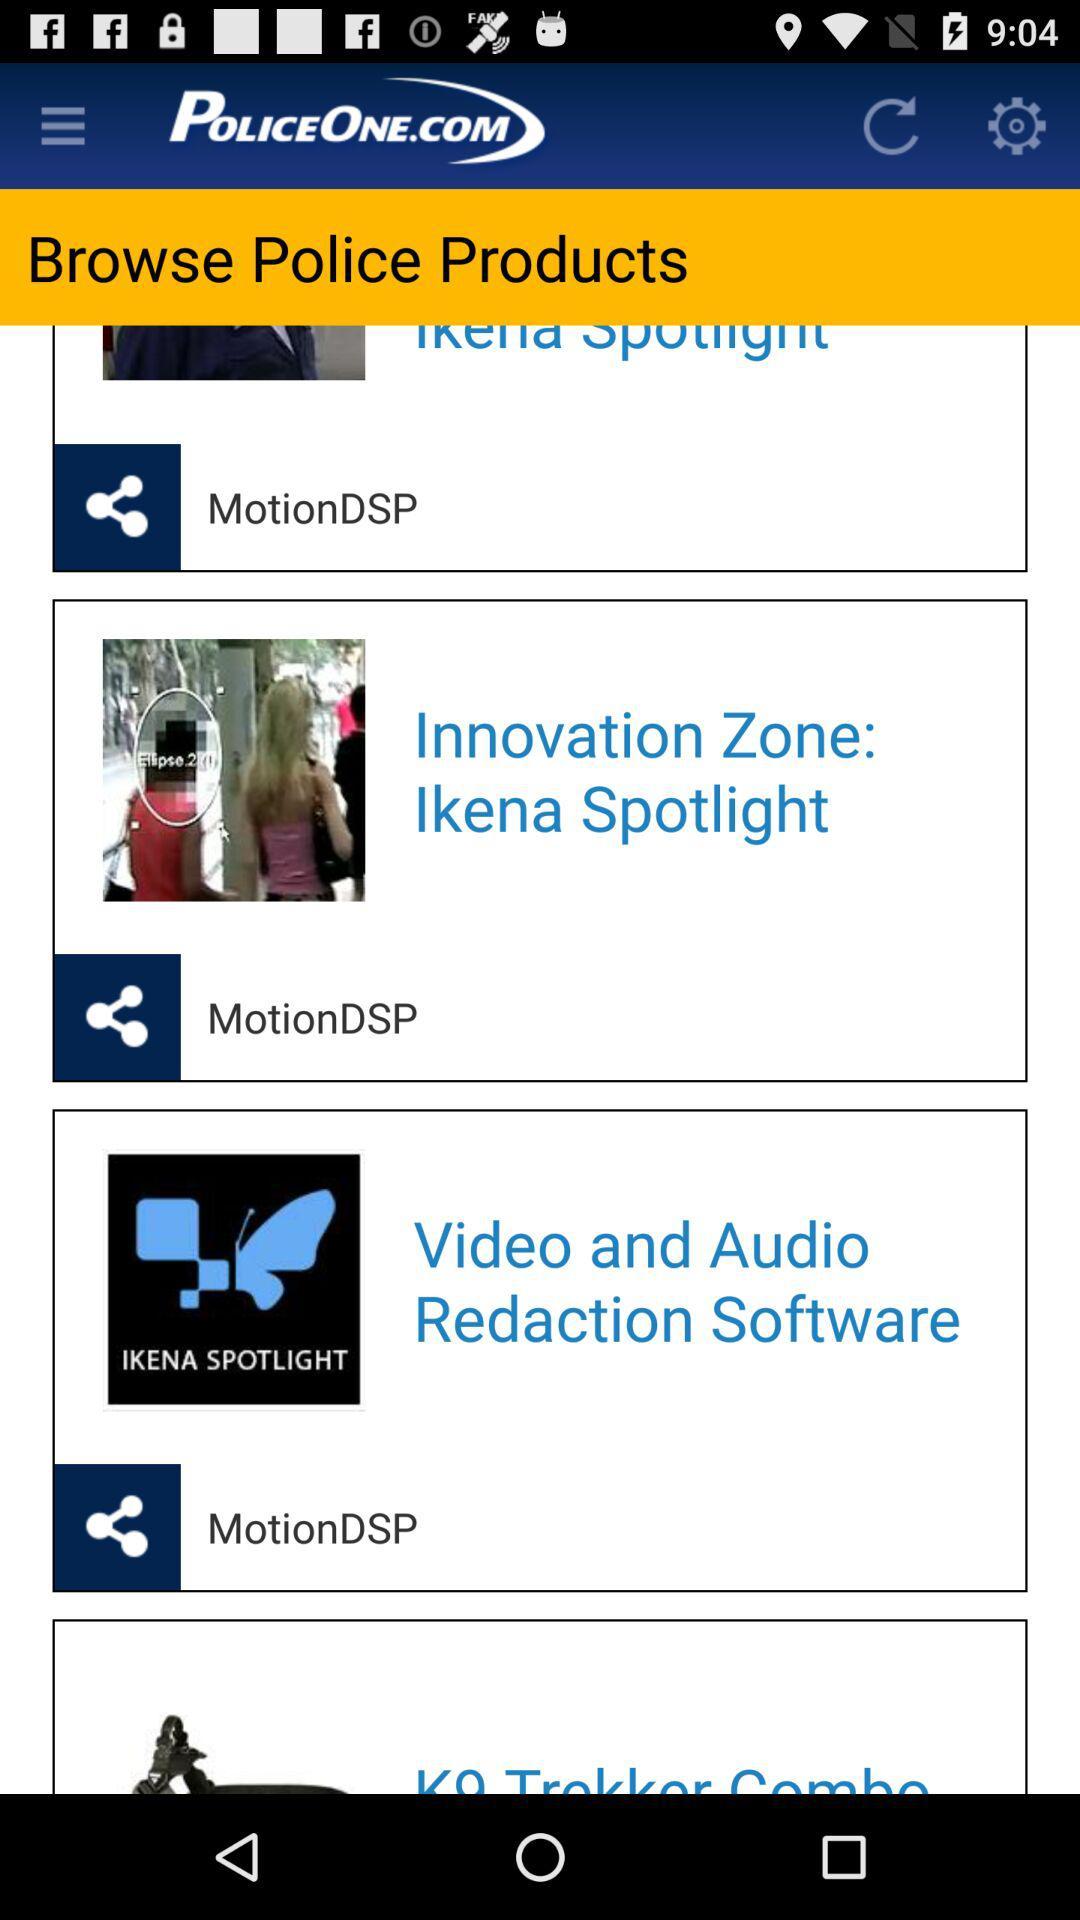 The height and width of the screenshot is (1920, 1080). What do you see at coordinates (61, 124) in the screenshot?
I see `look for other items` at bounding box center [61, 124].